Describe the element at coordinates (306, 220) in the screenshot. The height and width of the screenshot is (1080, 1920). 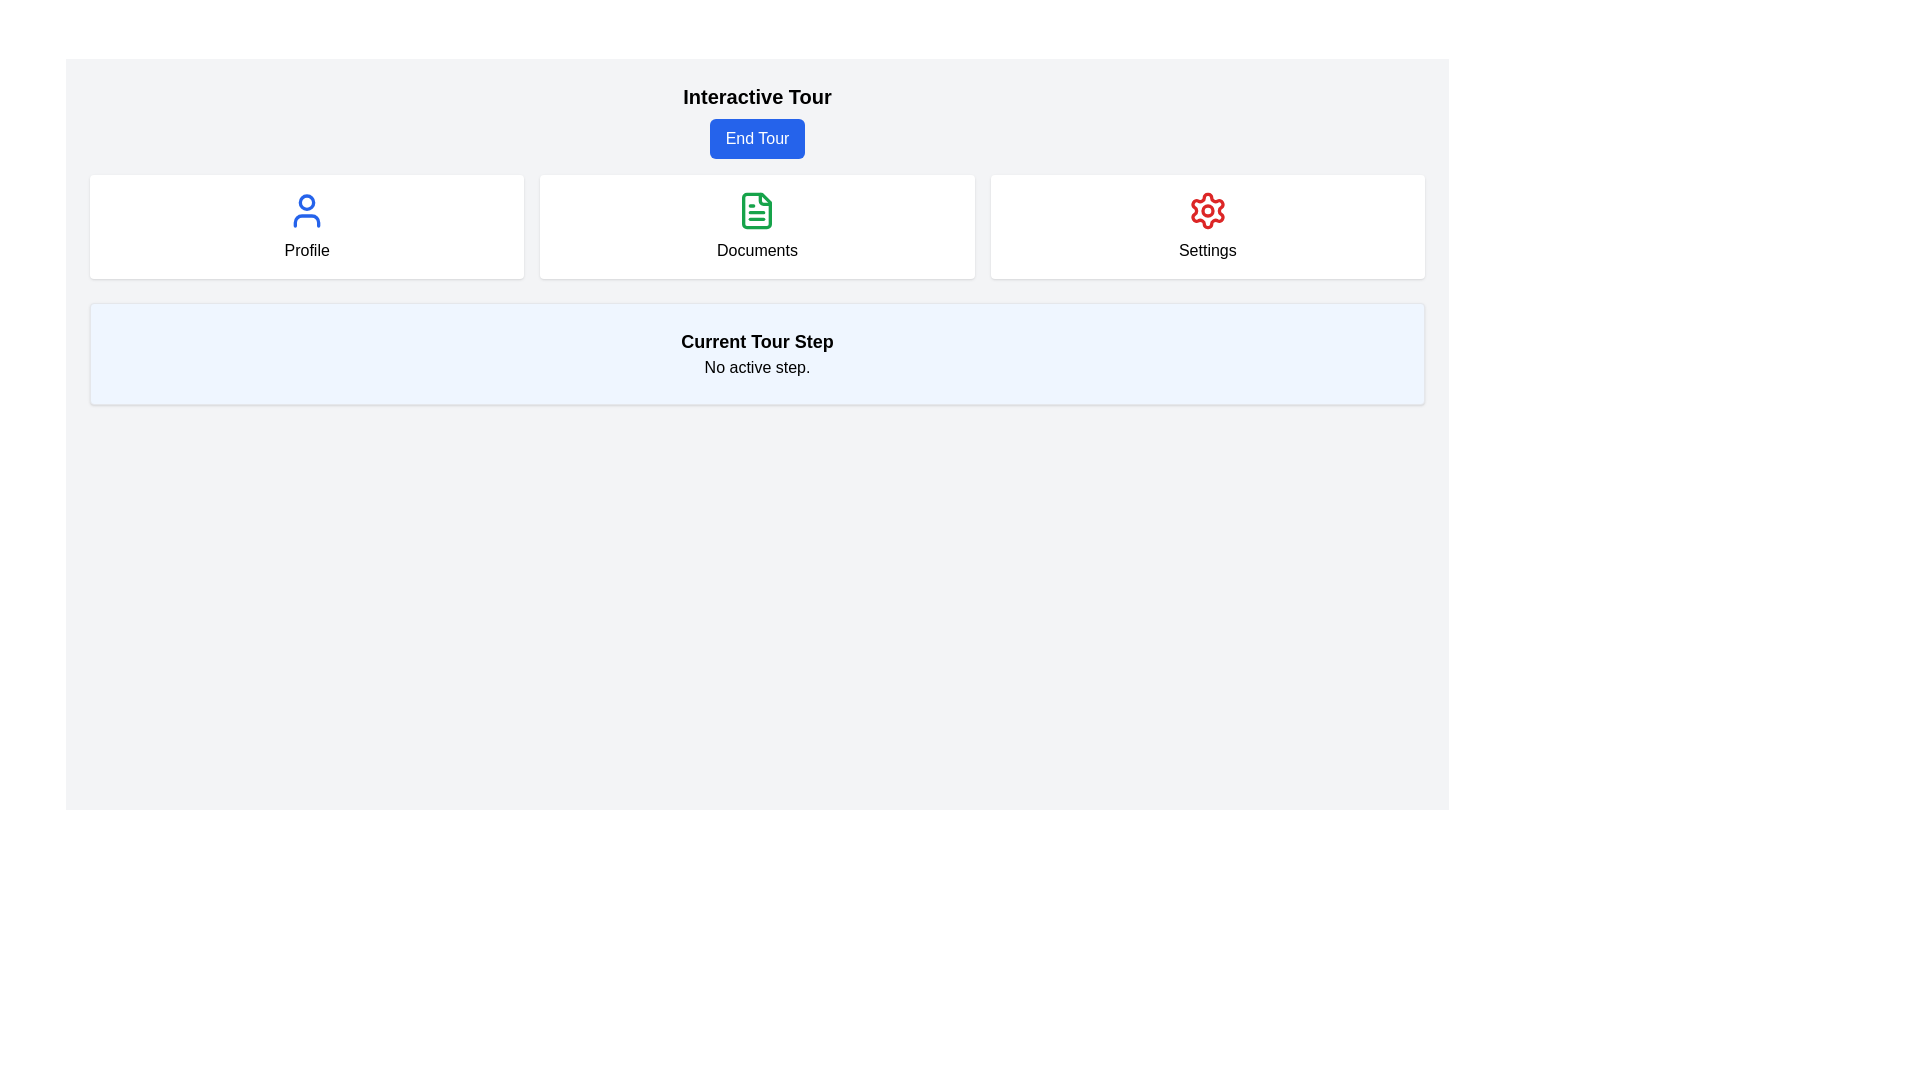
I see `the lower segment of the blue circular profile icon representing a user, located in the first card labeled 'Profile'` at that location.